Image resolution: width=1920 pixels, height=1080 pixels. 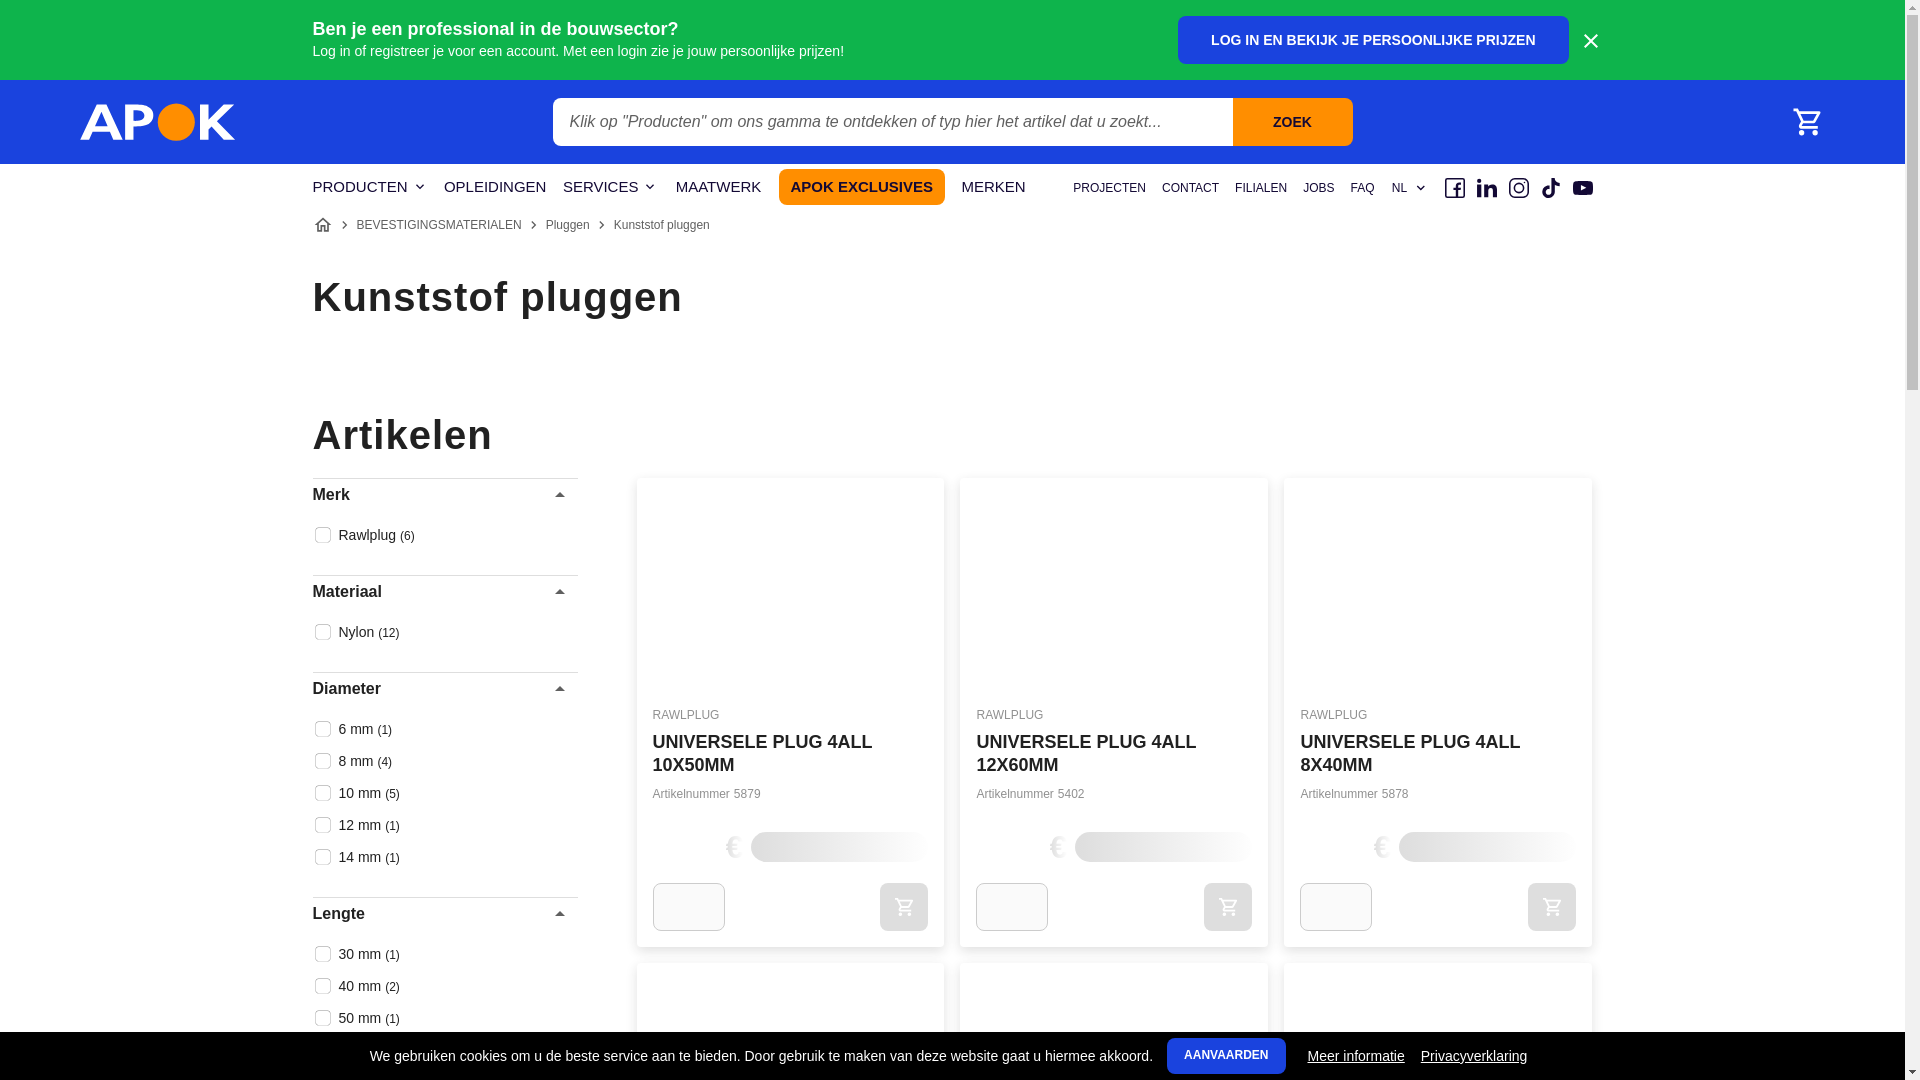 I want to click on 'Winkelmandje', so click(x=1806, y=122).